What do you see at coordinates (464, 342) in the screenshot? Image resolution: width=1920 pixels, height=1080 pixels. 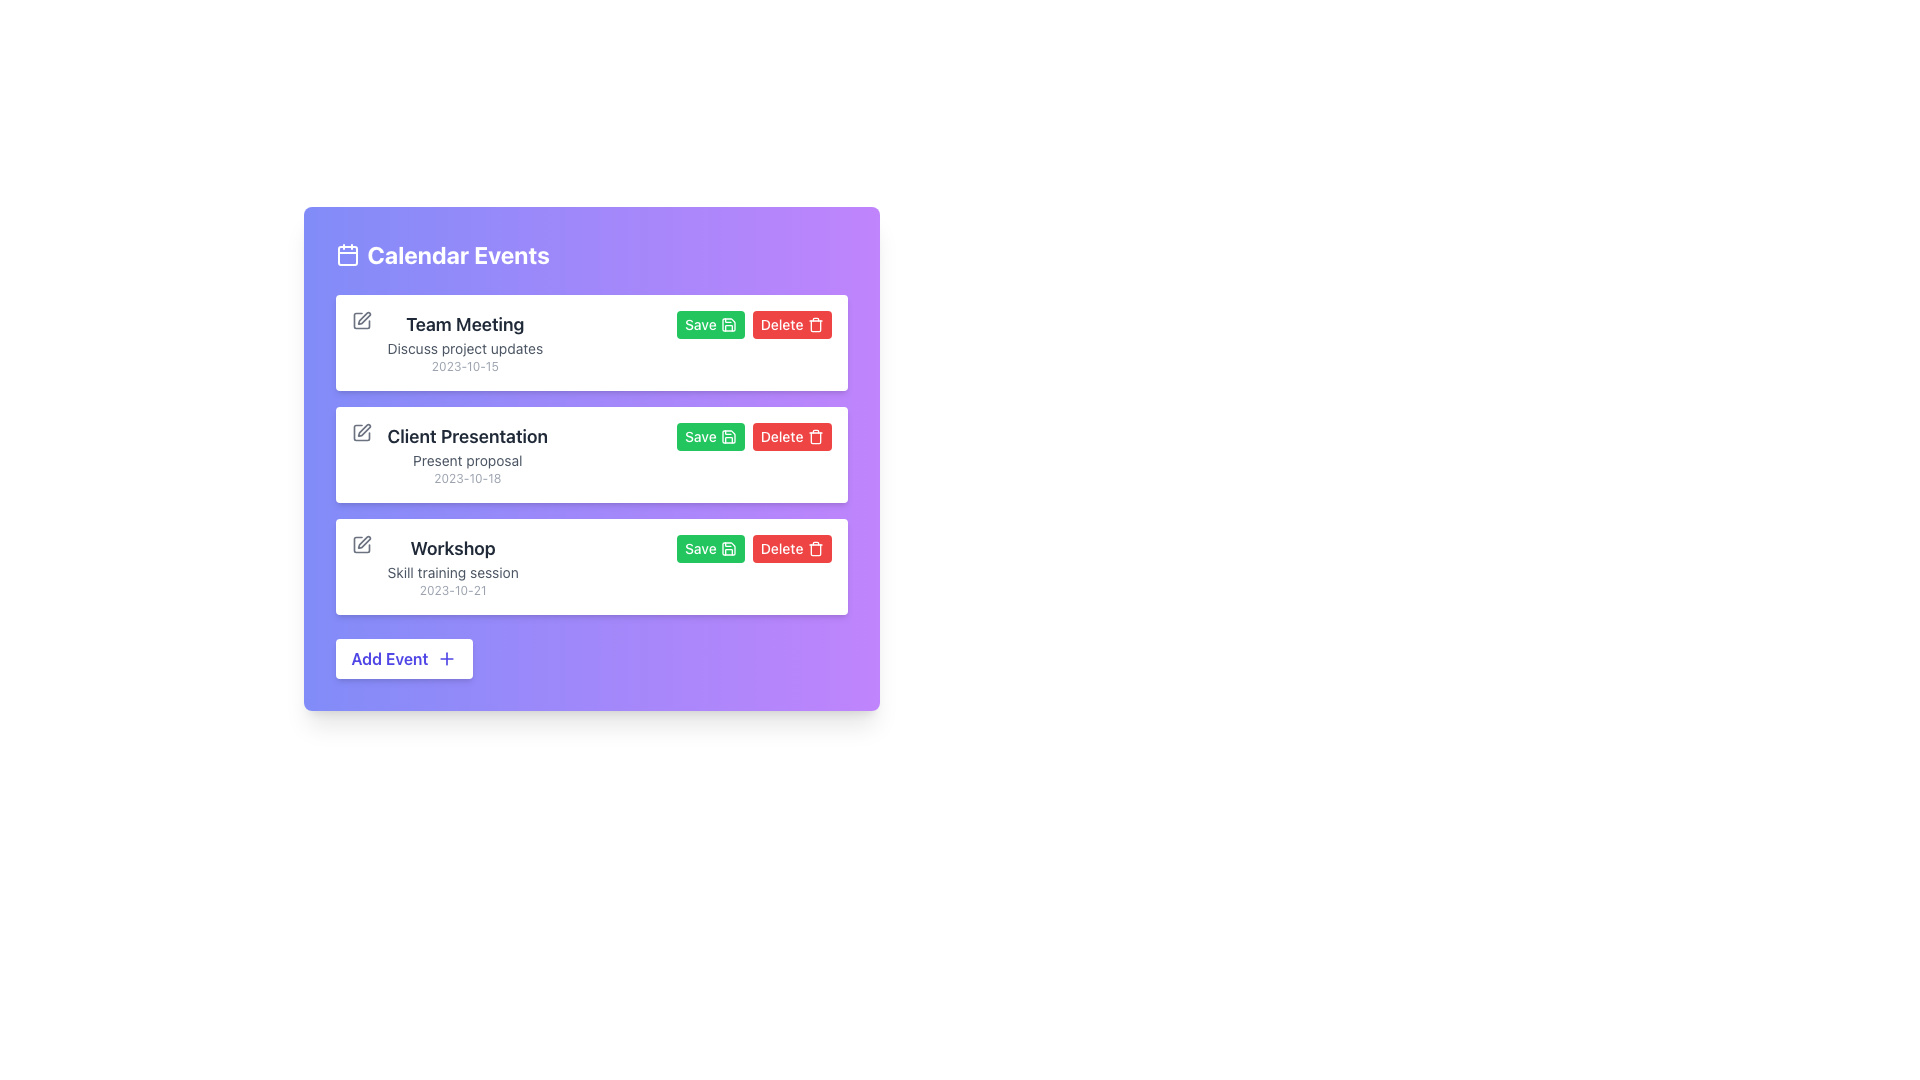 I see `the first event summary card` at bounding box center [464, 342].